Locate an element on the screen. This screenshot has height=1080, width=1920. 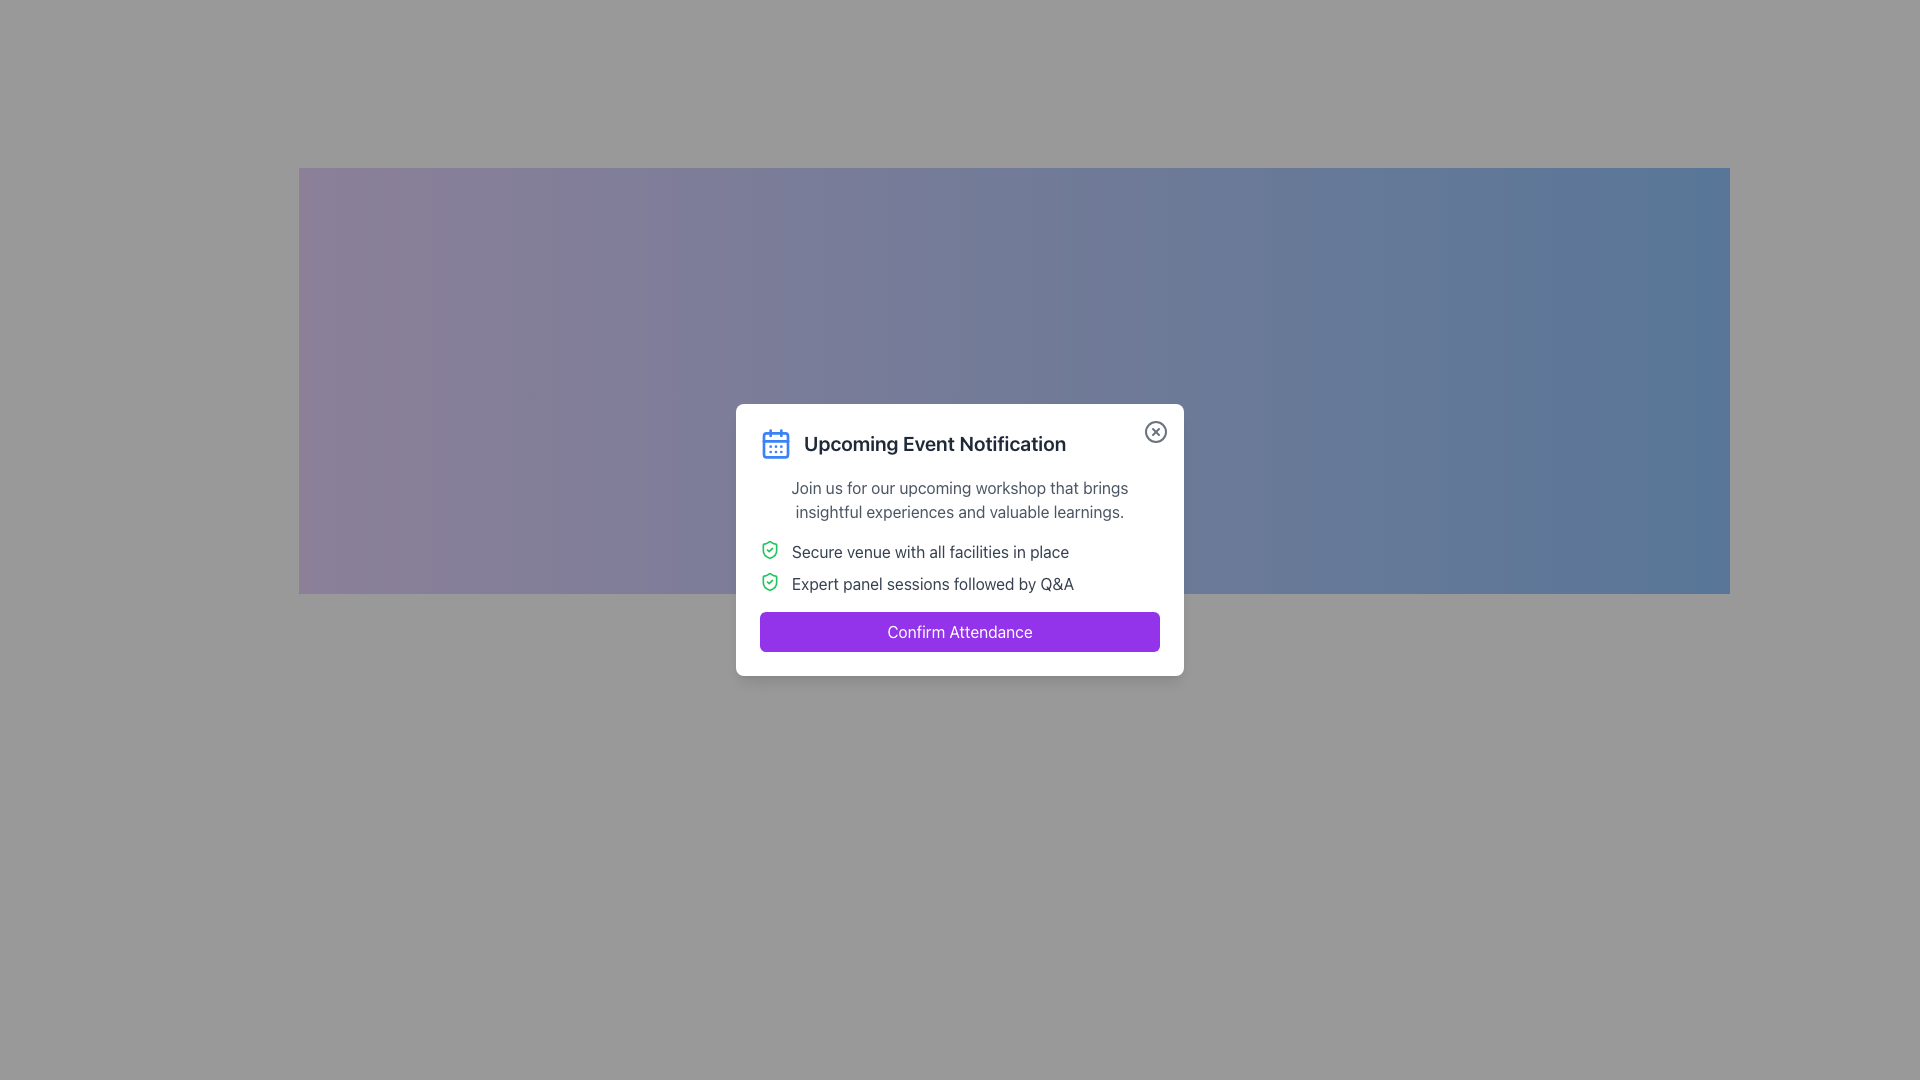
the green shield icon with a checkmark is located at coordinates (768, 550).